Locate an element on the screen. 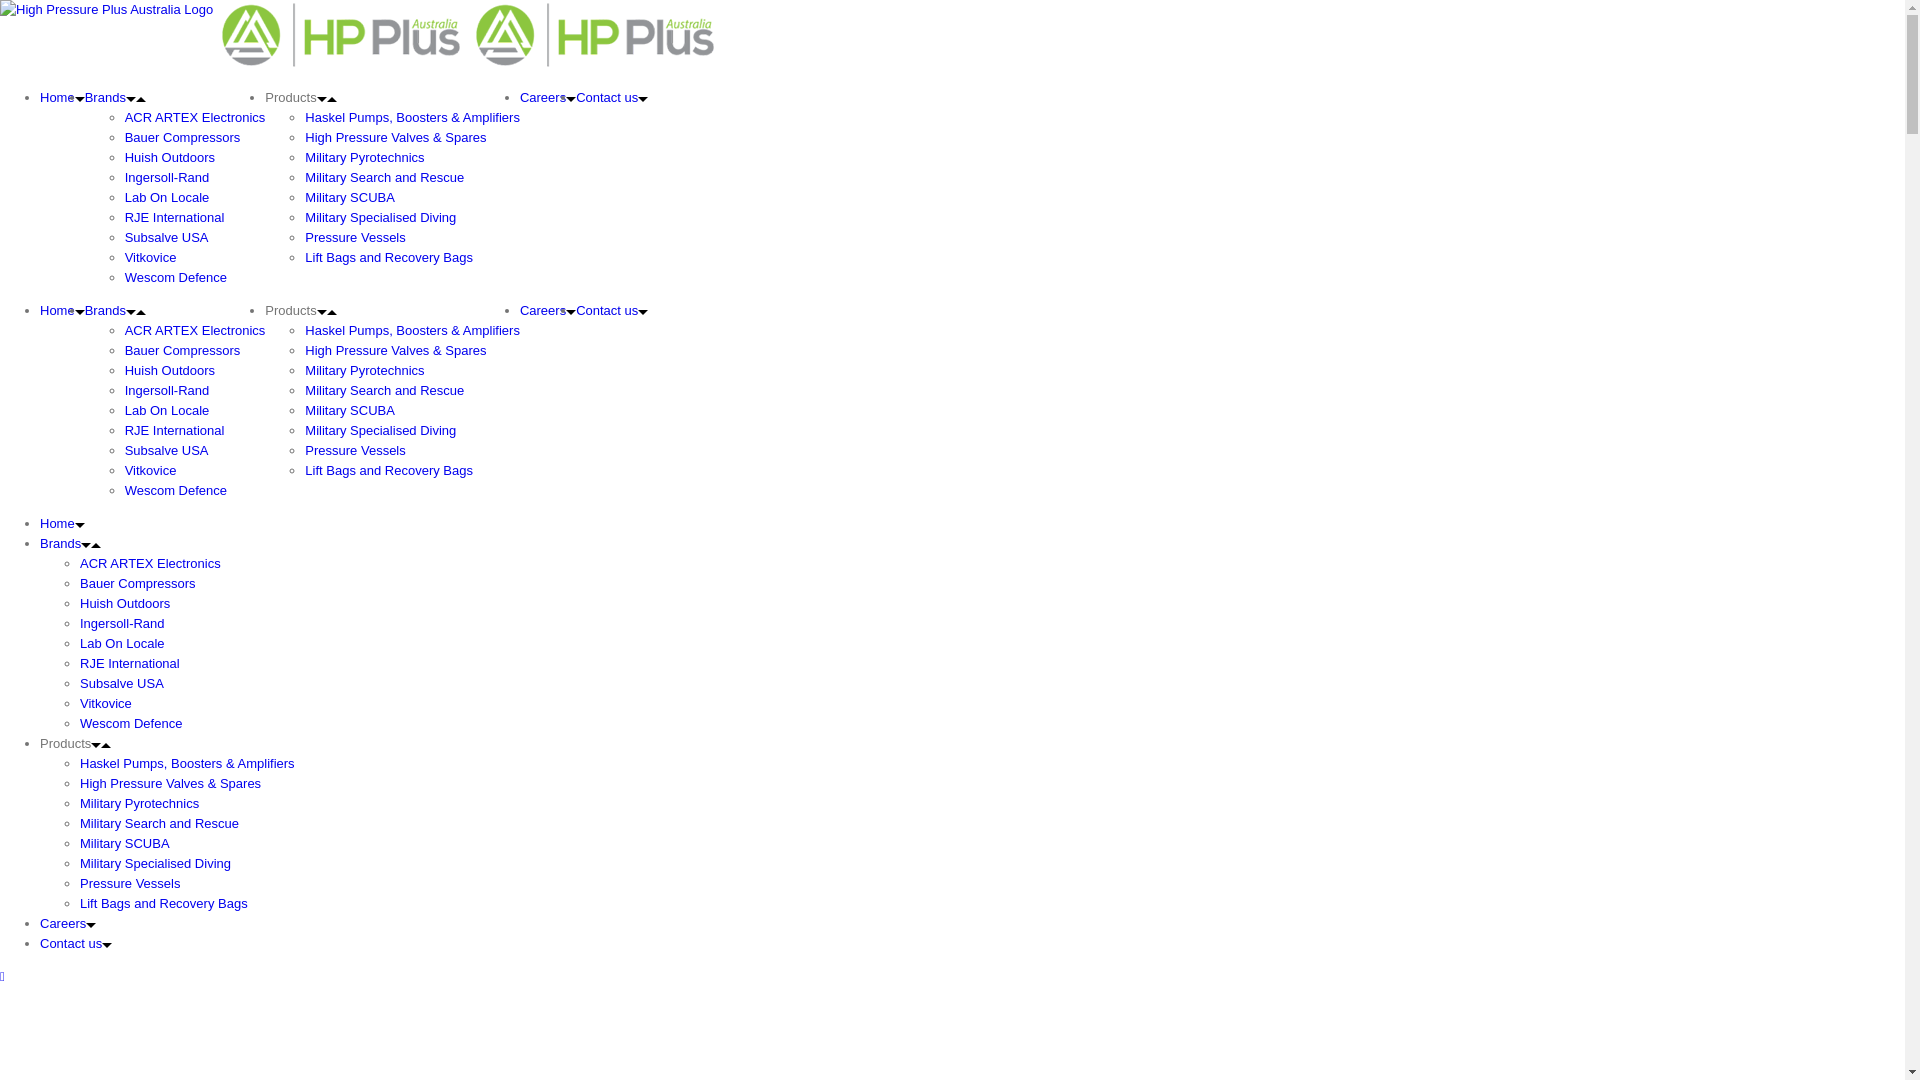 The image size is (1920, 1080). 'Wescom Defence' is located at coordinates (123, 277).